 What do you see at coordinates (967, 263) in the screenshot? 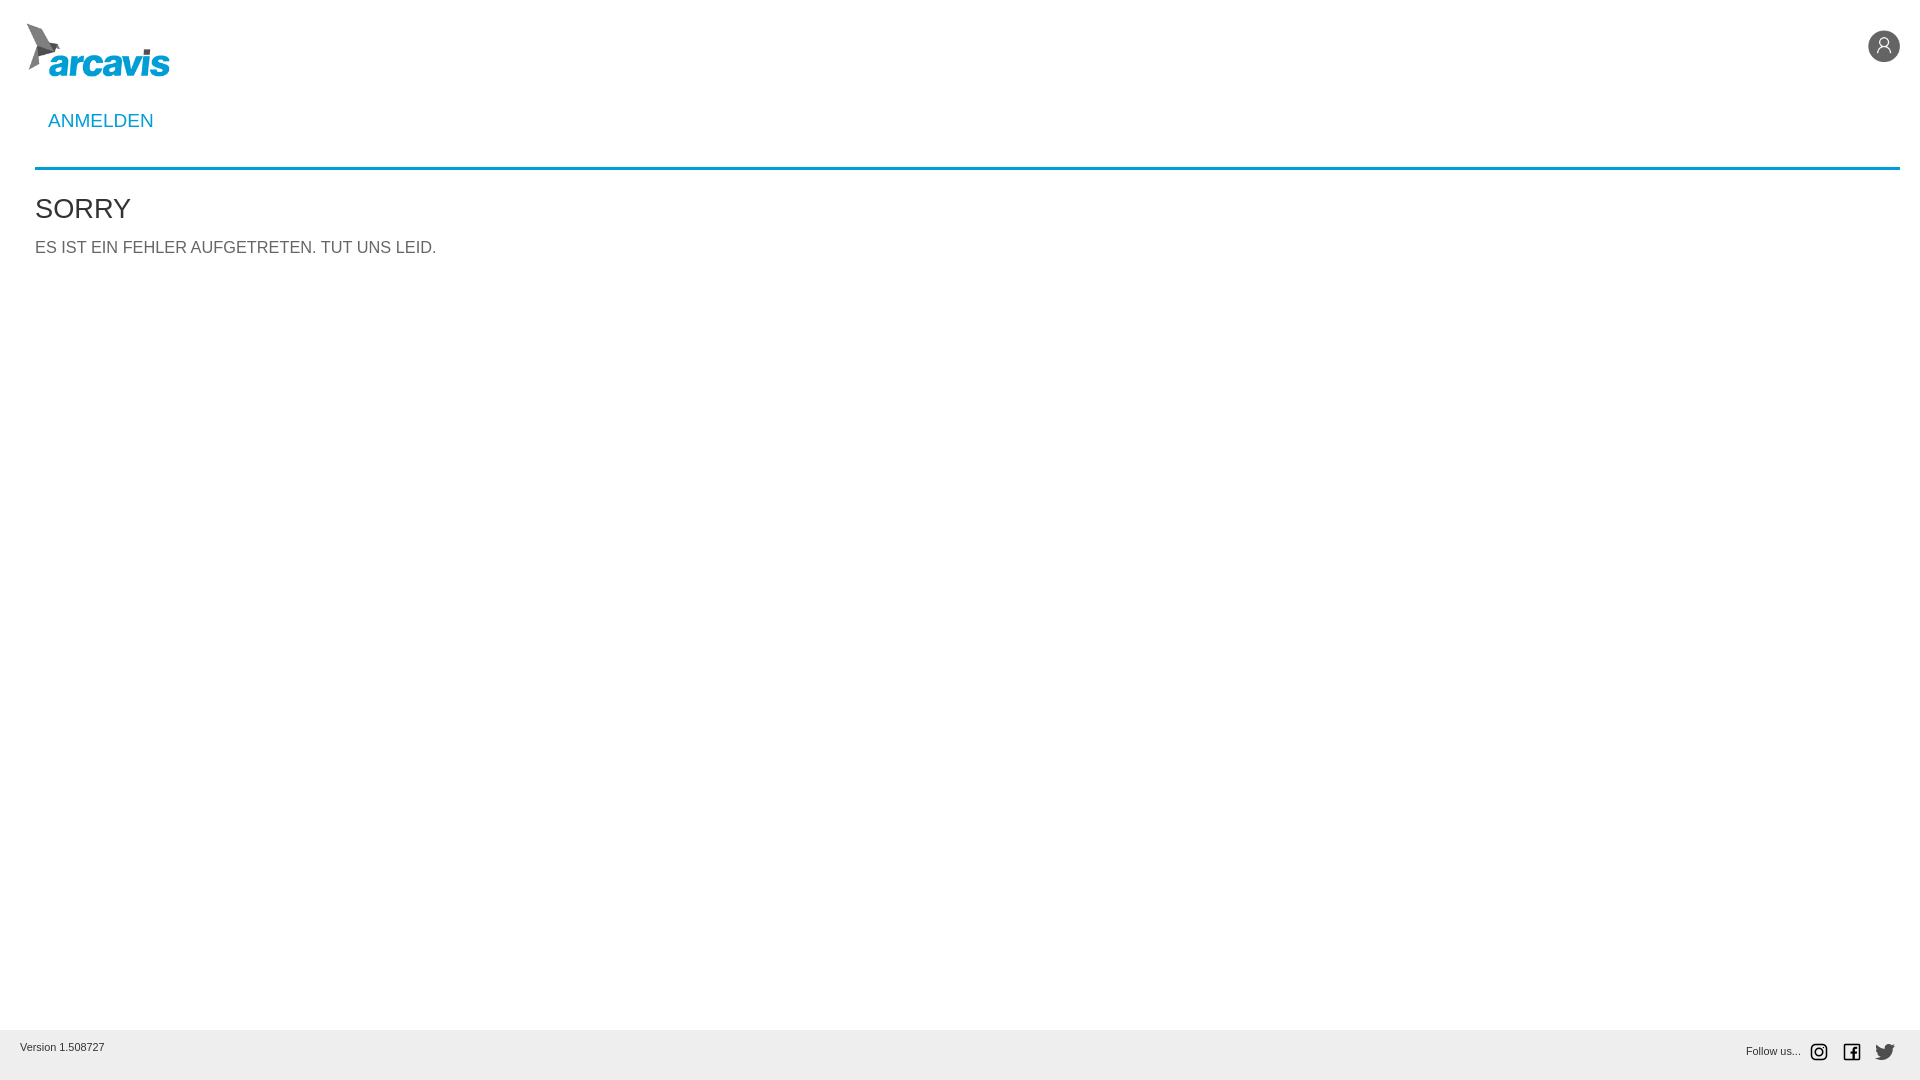
I see `'Details...'` at bounding box center [967, 263].